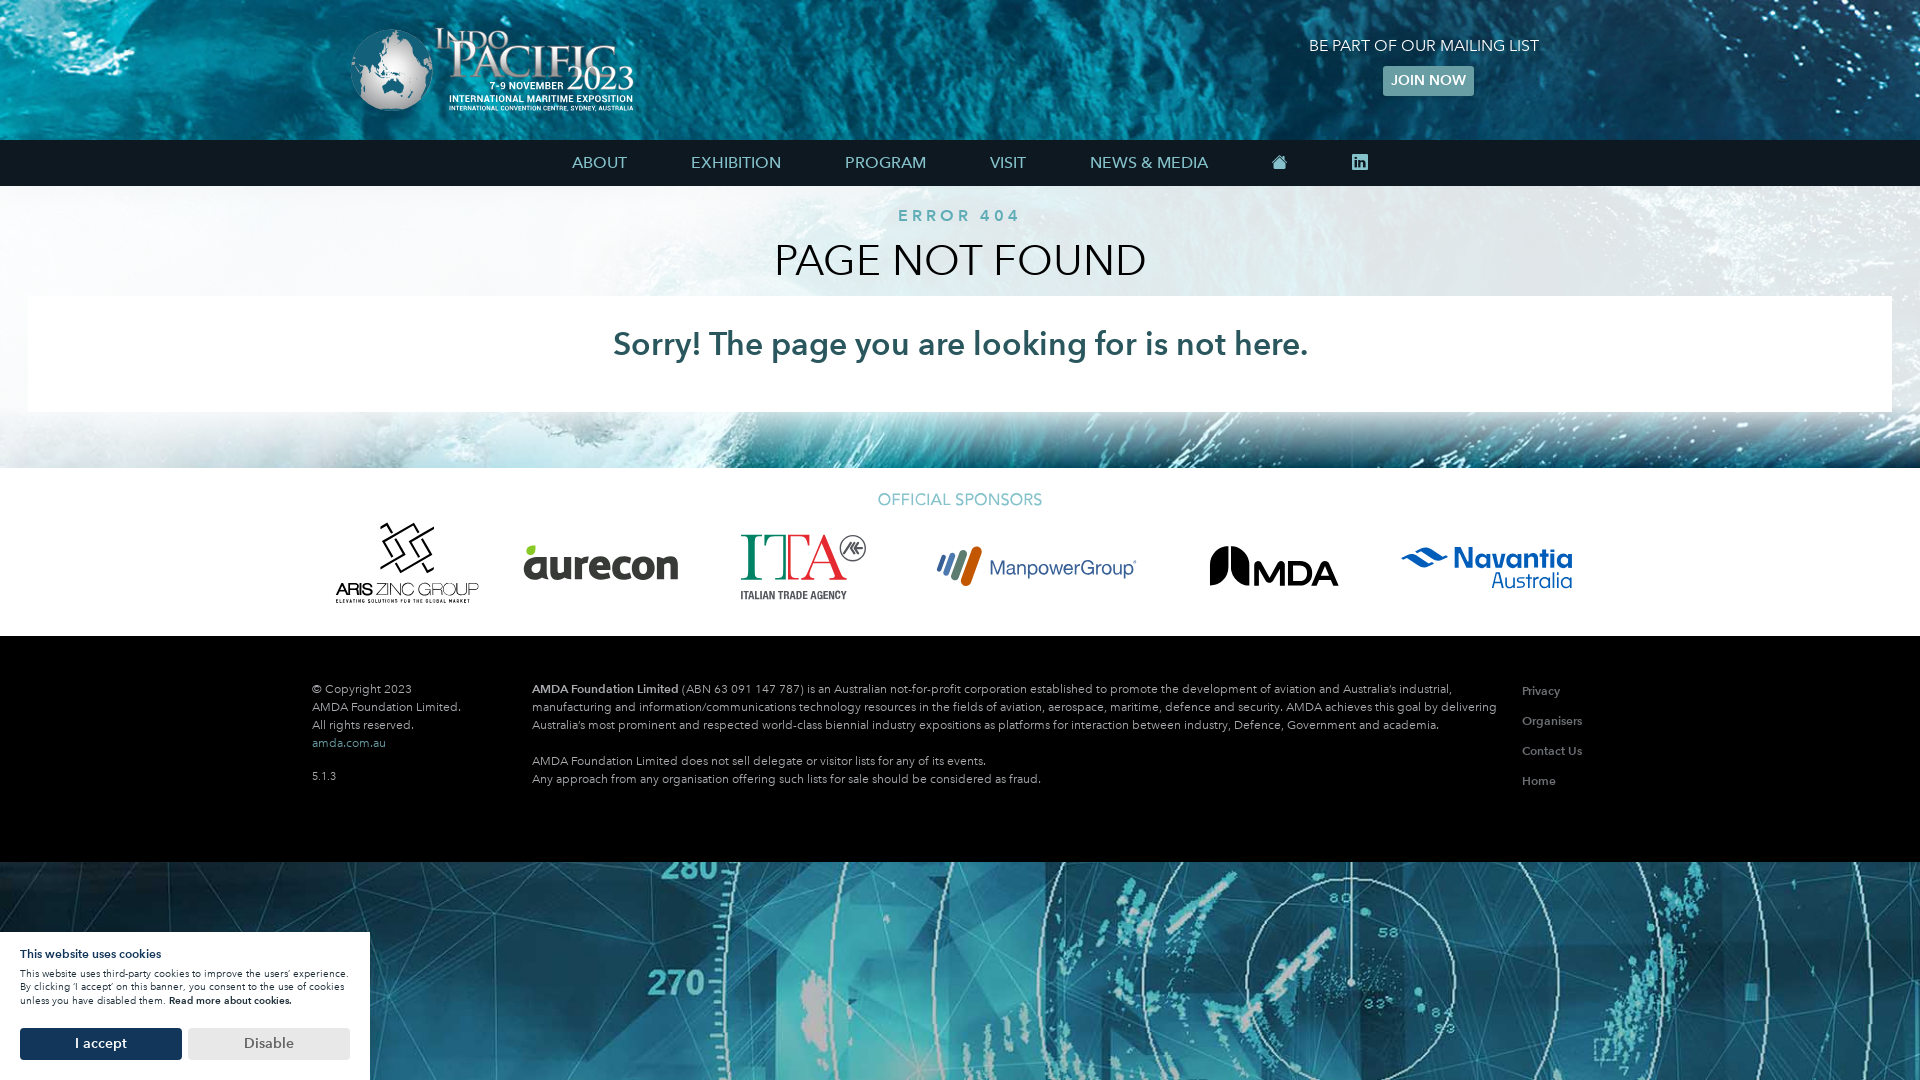 The width and height of the screenshot is (1920, 1080). What do you see at coordinates (1426, 80) in the screenshot?
I see `'JOIN NOW'` at bounding box center [1426, 80].